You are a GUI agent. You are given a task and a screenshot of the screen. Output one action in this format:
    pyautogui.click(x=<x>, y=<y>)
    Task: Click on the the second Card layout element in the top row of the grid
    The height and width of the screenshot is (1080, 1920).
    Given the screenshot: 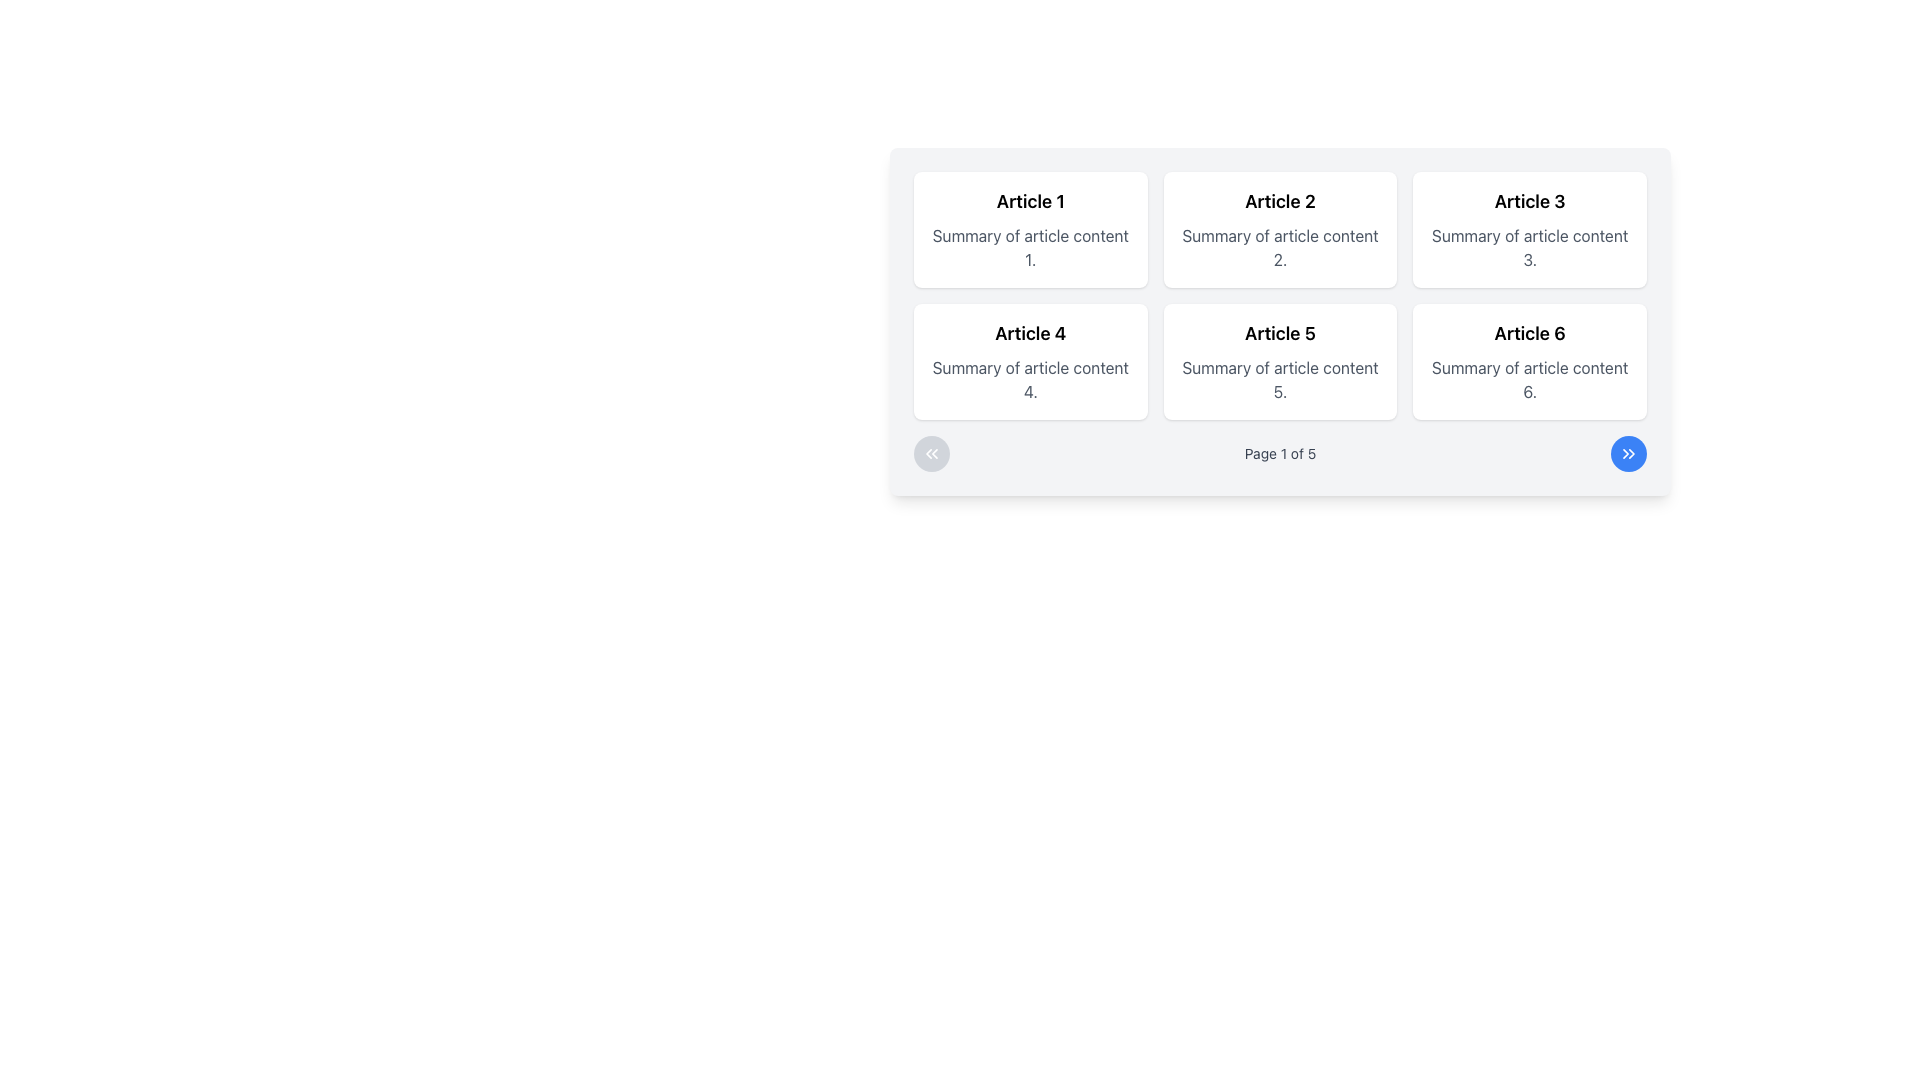 What is the action you would take?
    pyautogui.click(x=1280, y=229)
    